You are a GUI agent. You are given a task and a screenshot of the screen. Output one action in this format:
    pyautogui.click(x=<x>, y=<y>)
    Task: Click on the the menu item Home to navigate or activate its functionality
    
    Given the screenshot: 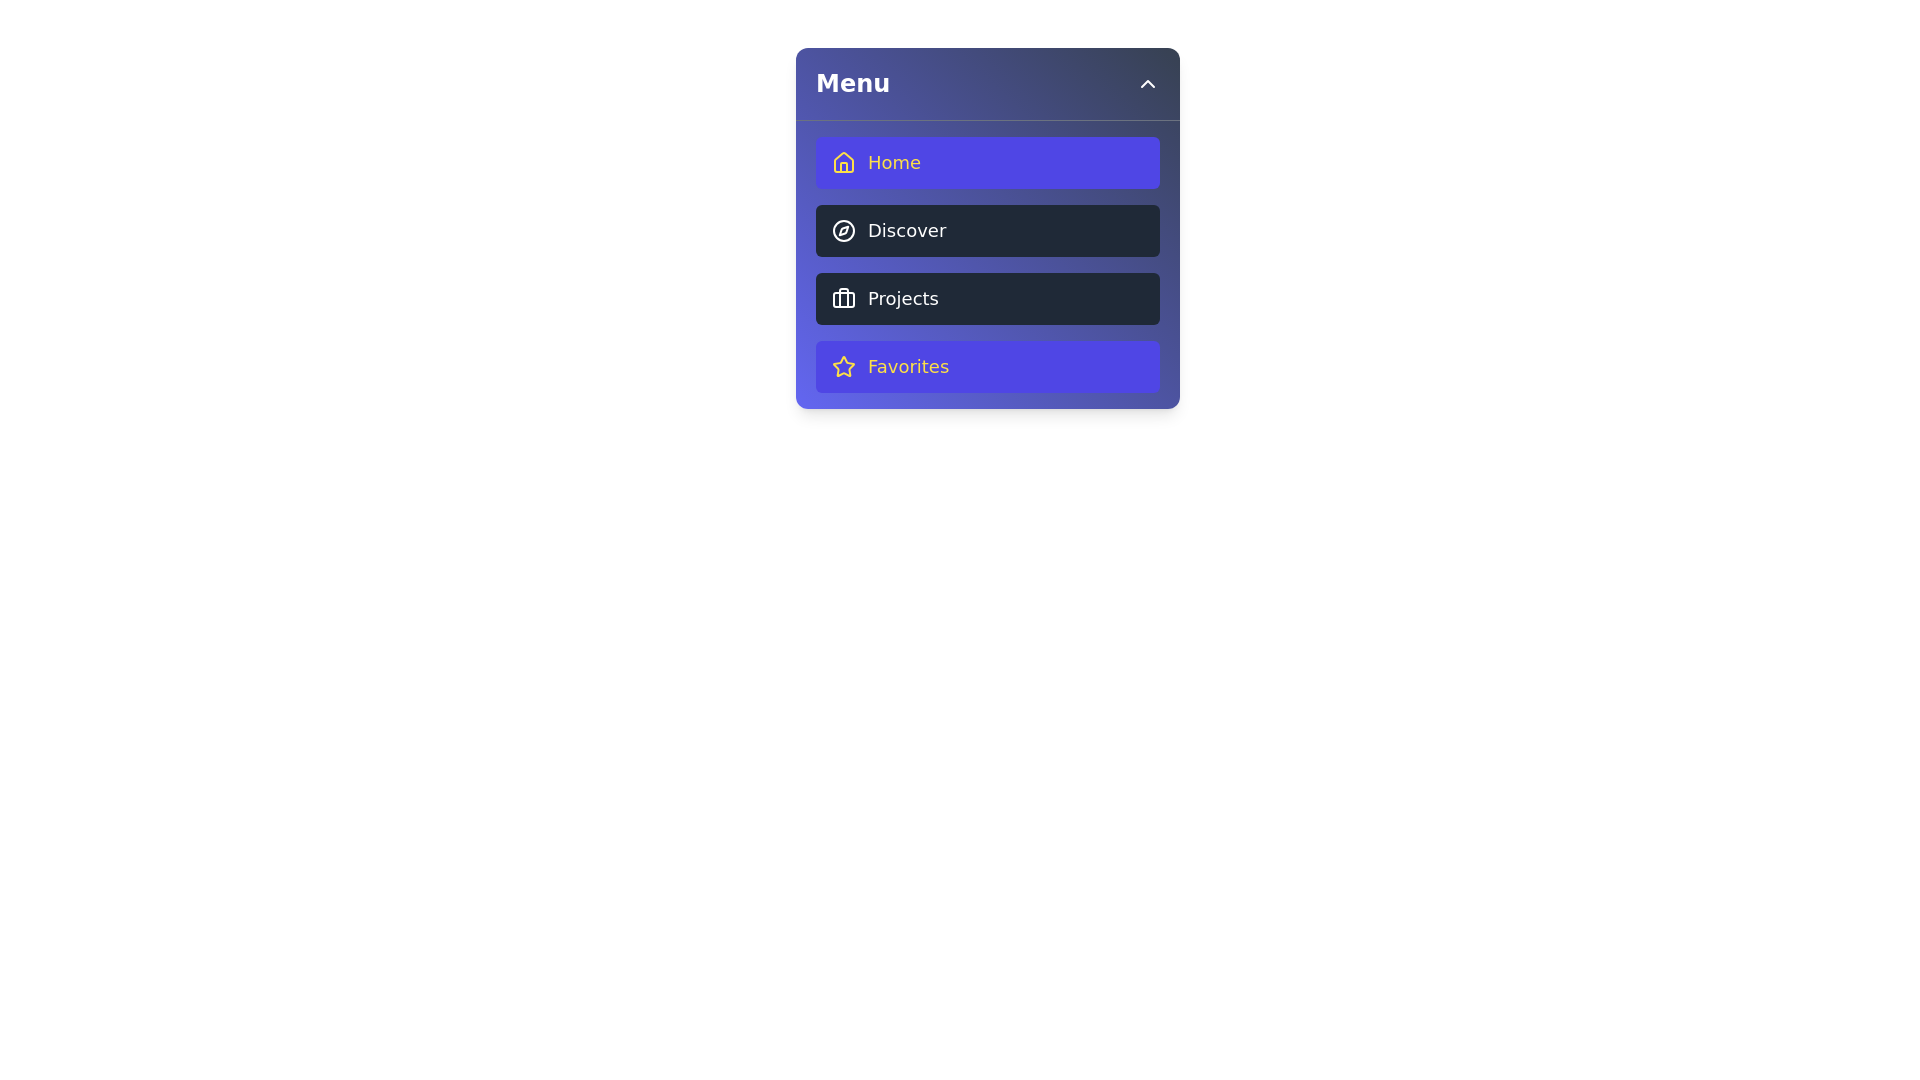 What is the action you would take?
    pyautogui.click(x=988, y=161)
    